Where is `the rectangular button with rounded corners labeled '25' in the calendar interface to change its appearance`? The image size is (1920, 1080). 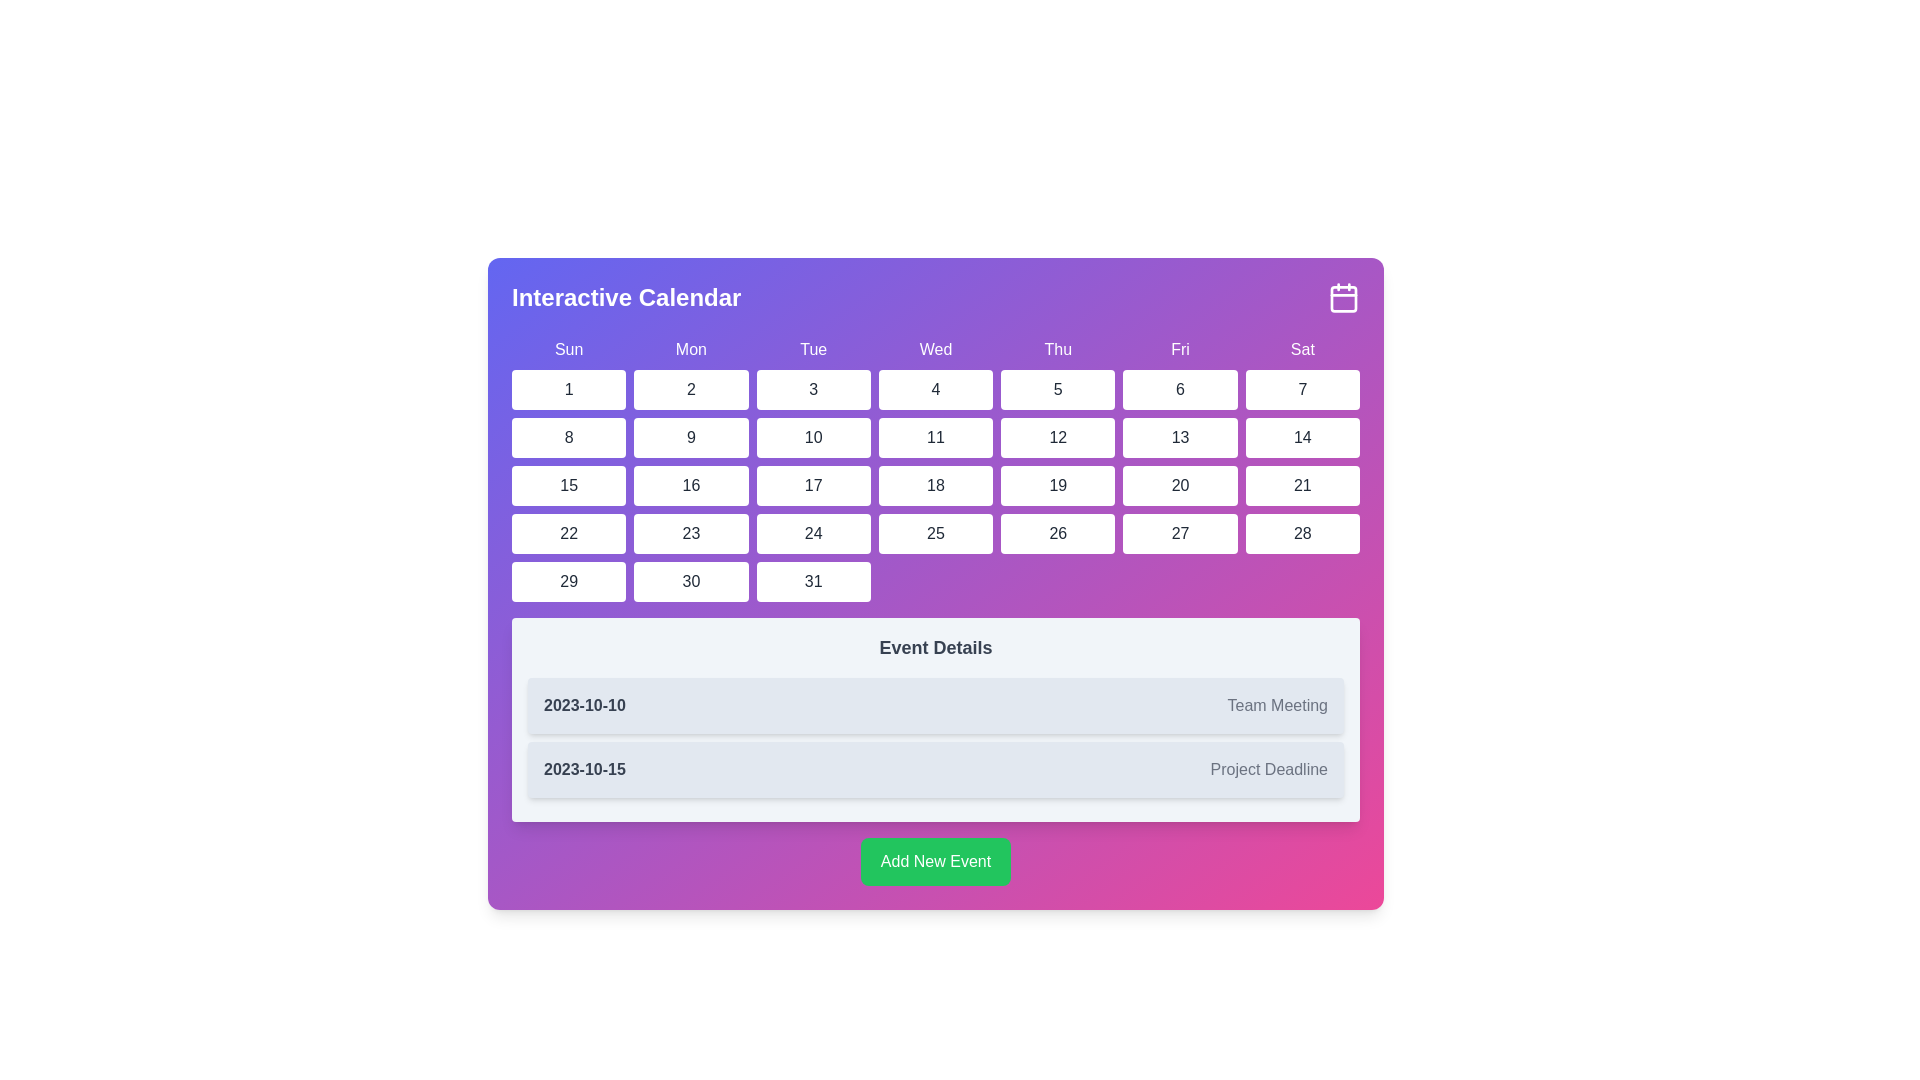
the rectangular button with rounded corners labeled '25' in the calendar interface to change its appearance is located at coordinates (935, 532).